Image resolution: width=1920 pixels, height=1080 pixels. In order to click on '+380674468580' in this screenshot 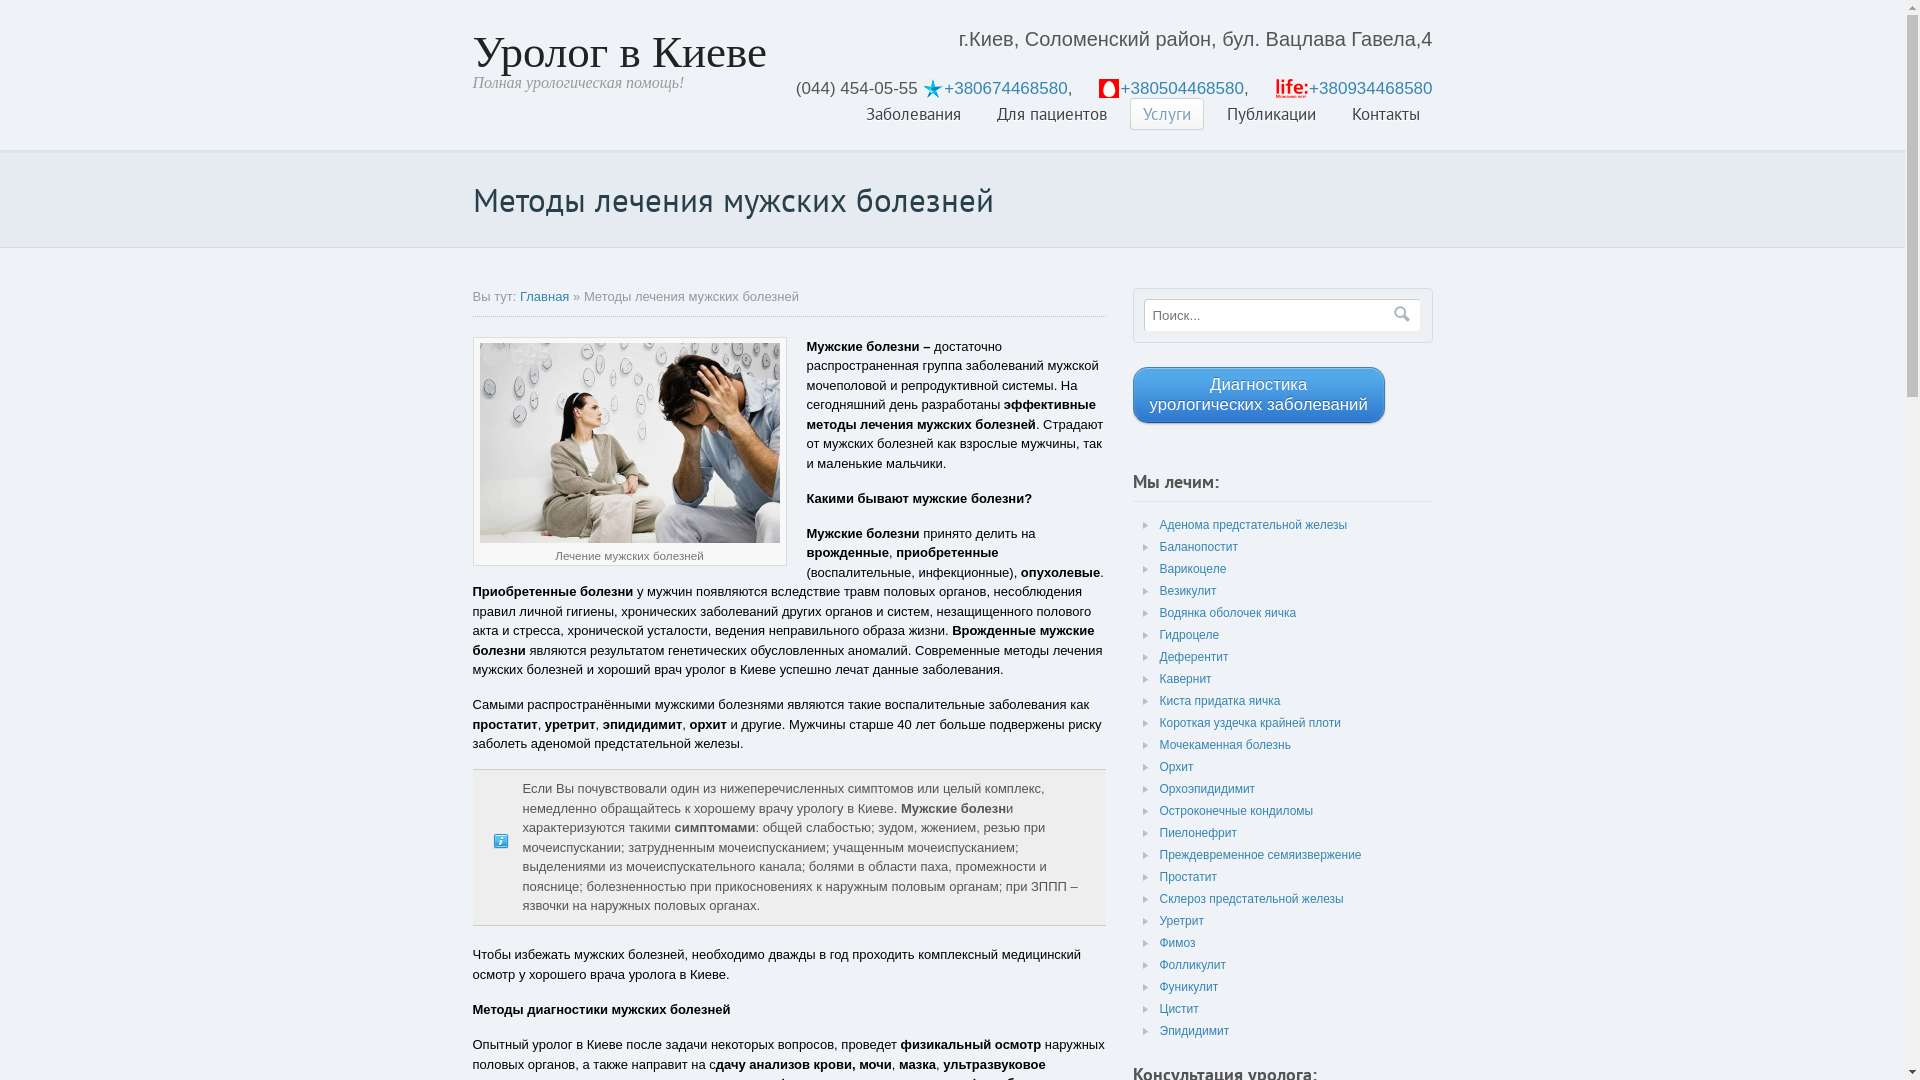, I will do `click(1005, 87)`.